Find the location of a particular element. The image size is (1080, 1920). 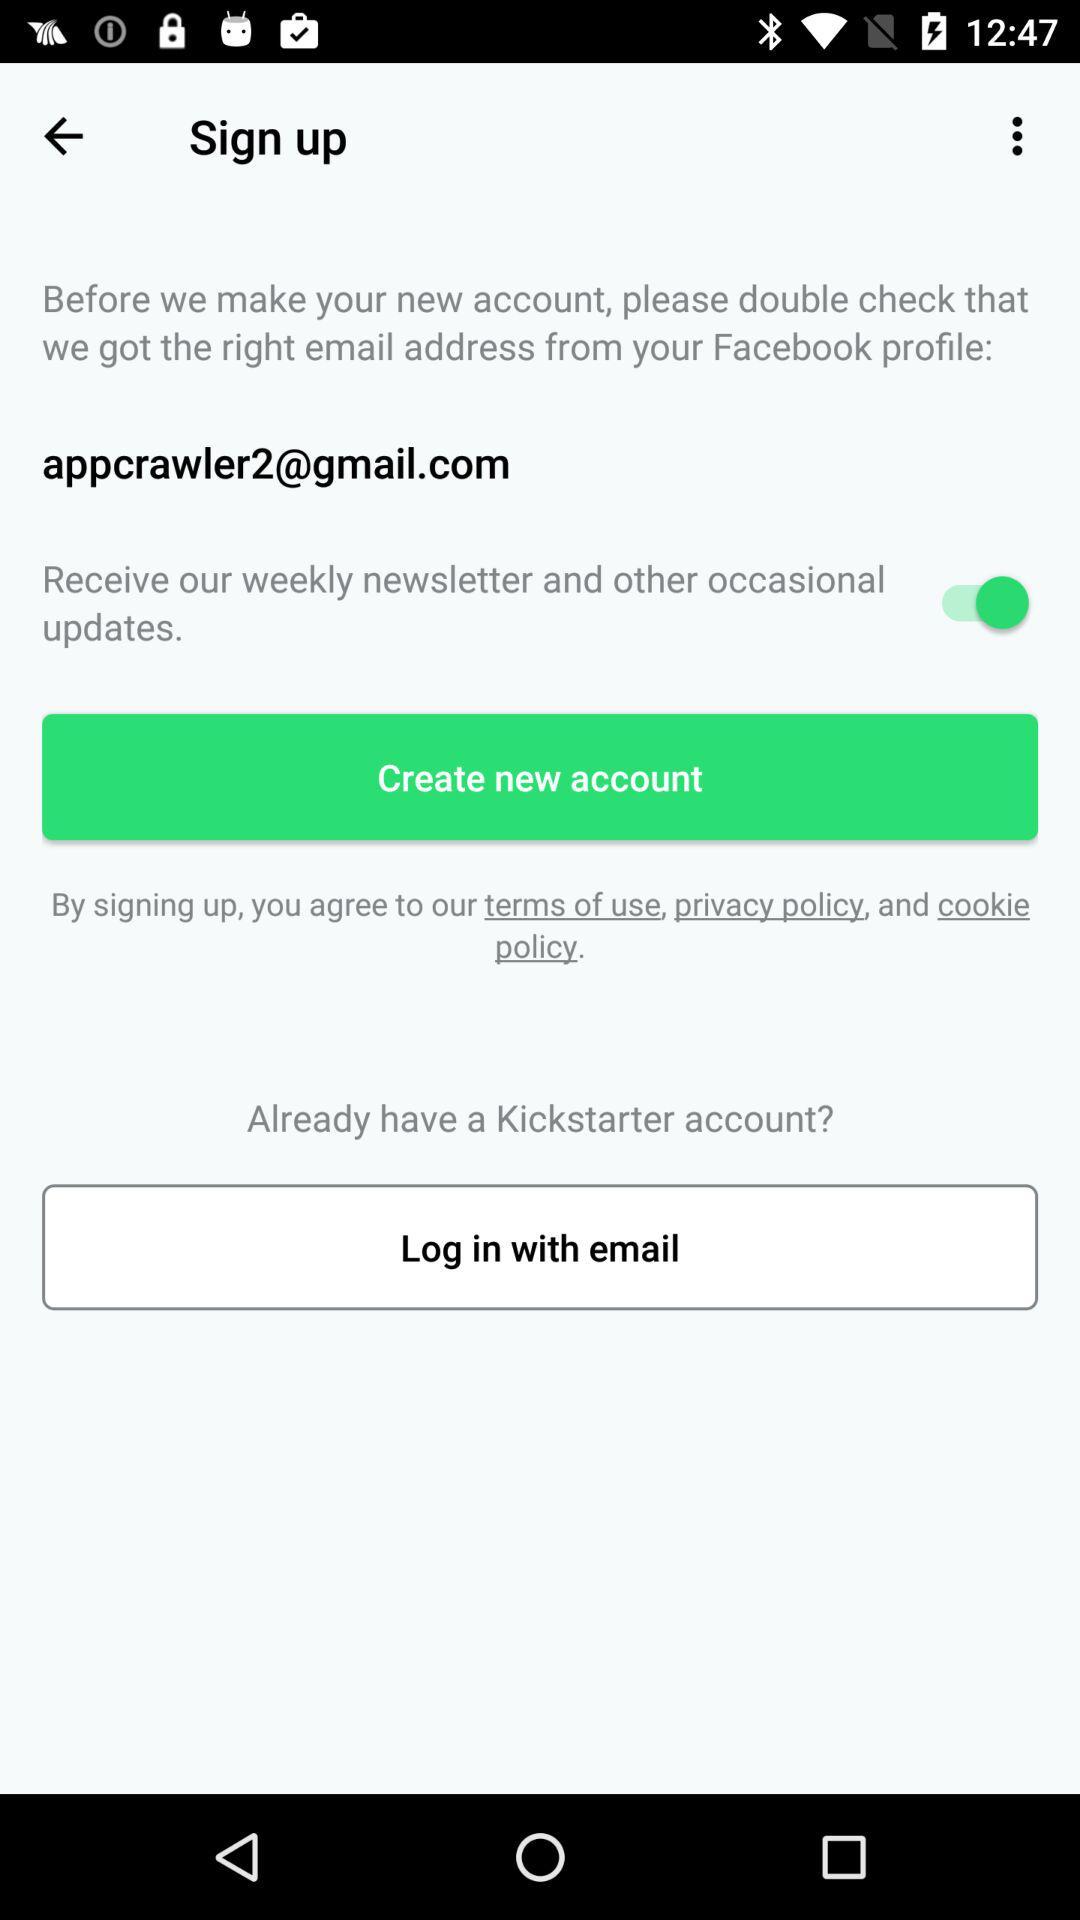

by signing up icon is located at coordinates (540, 923).